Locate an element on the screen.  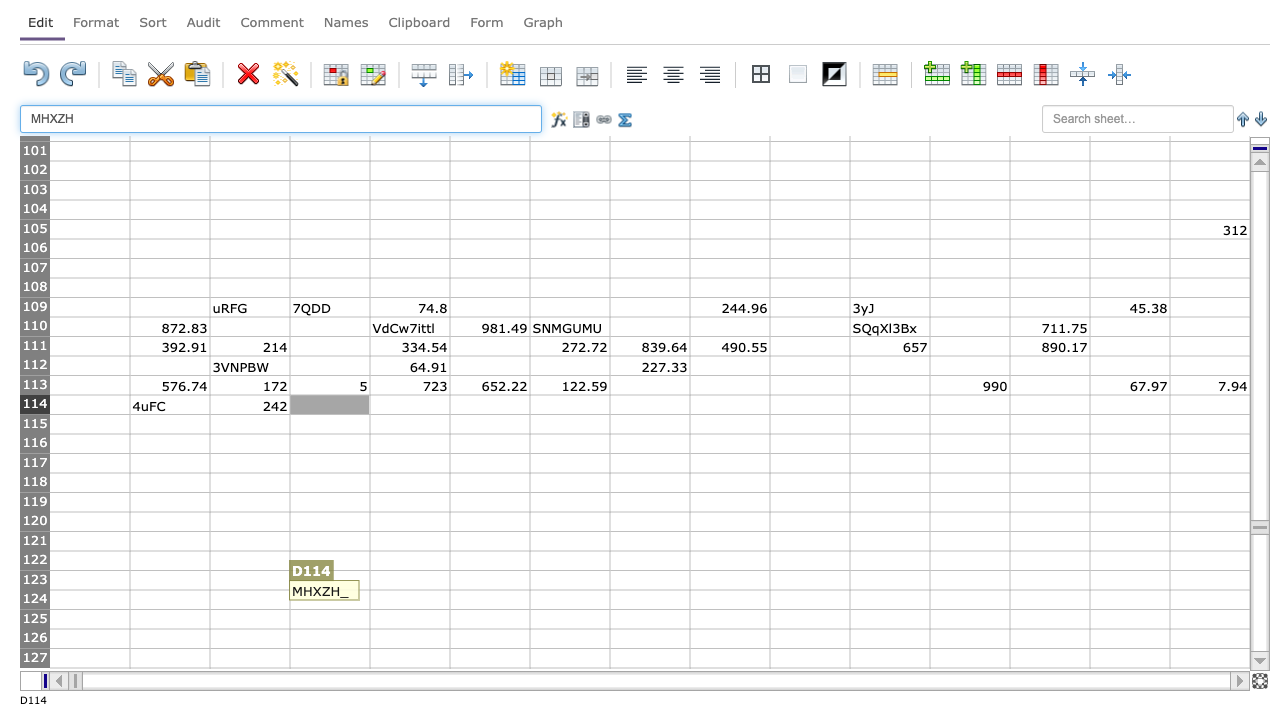
column F row 124 is located at coordinates (489, 598).